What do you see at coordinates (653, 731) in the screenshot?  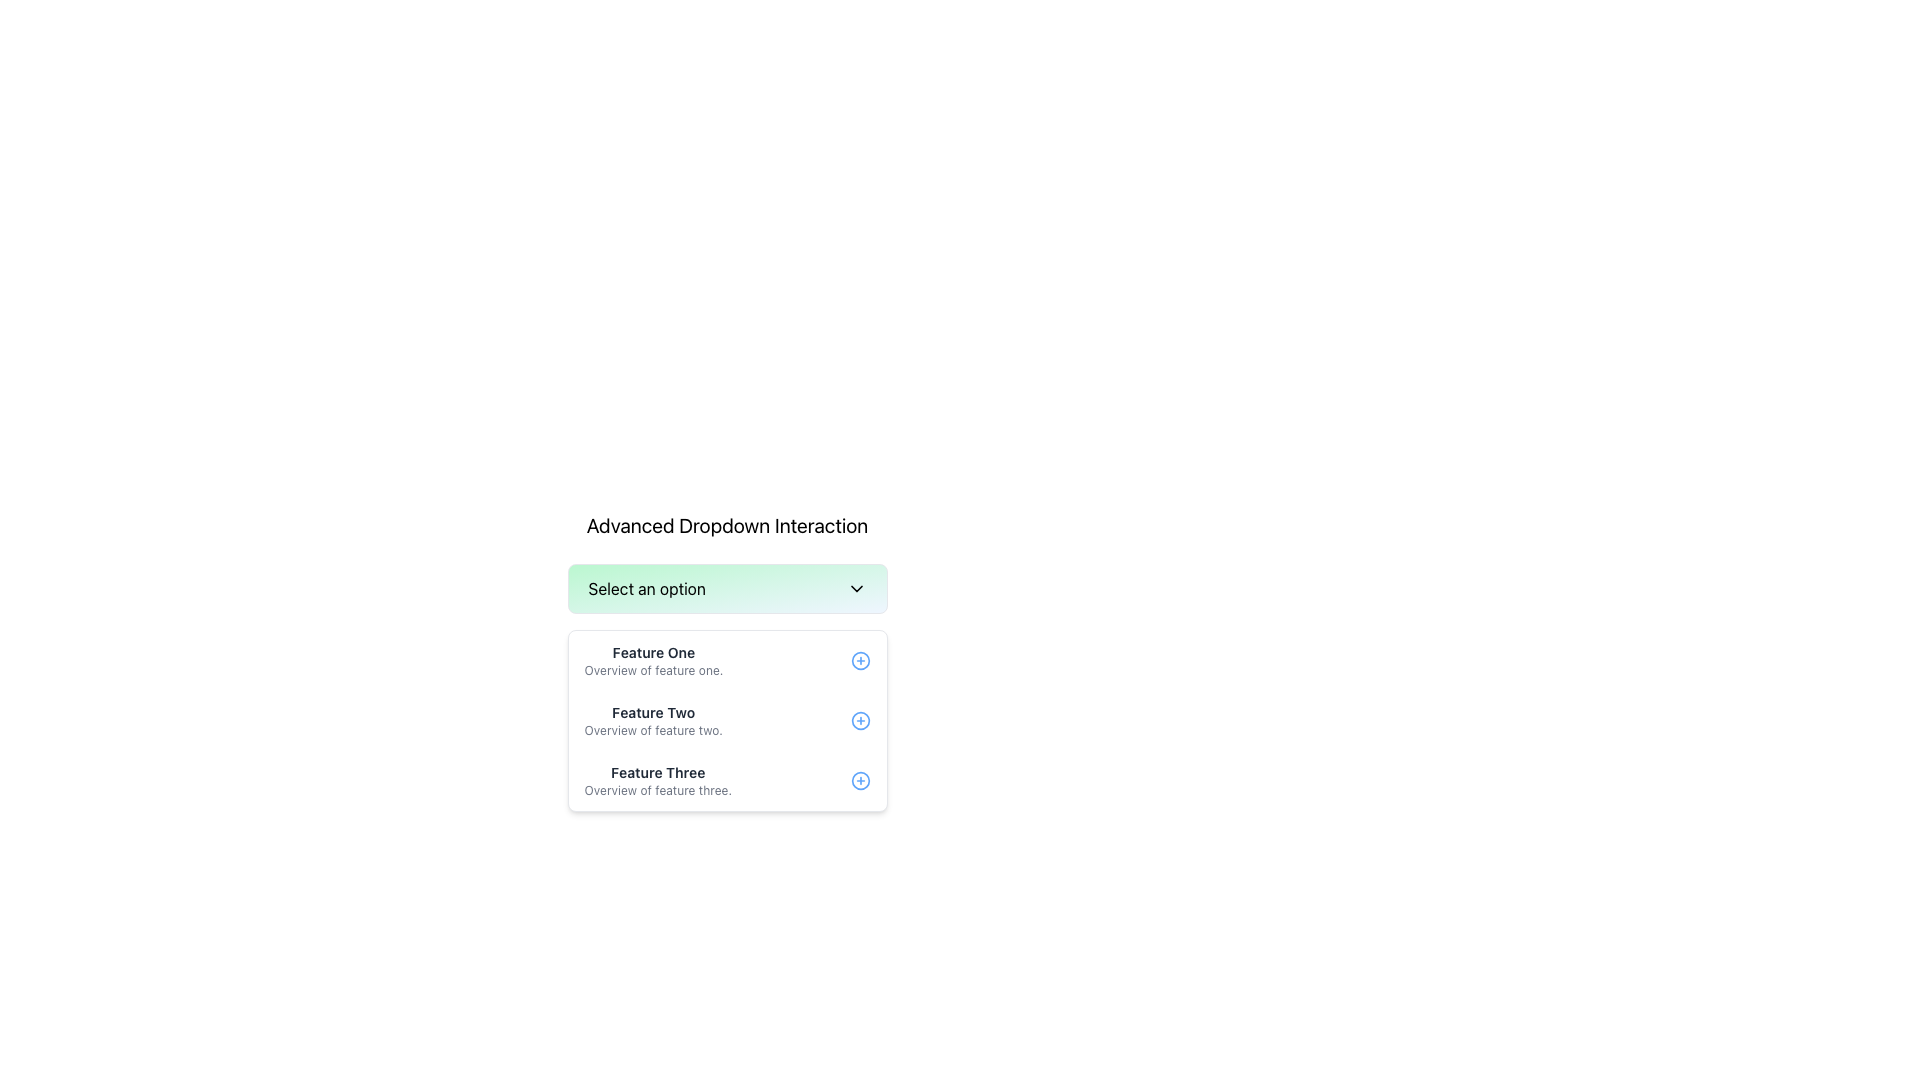 I see `the text label that provides a brief description of the feature located directly below the 'Feature Two' header in the dropdown menu` at bounding box center [653, 731].